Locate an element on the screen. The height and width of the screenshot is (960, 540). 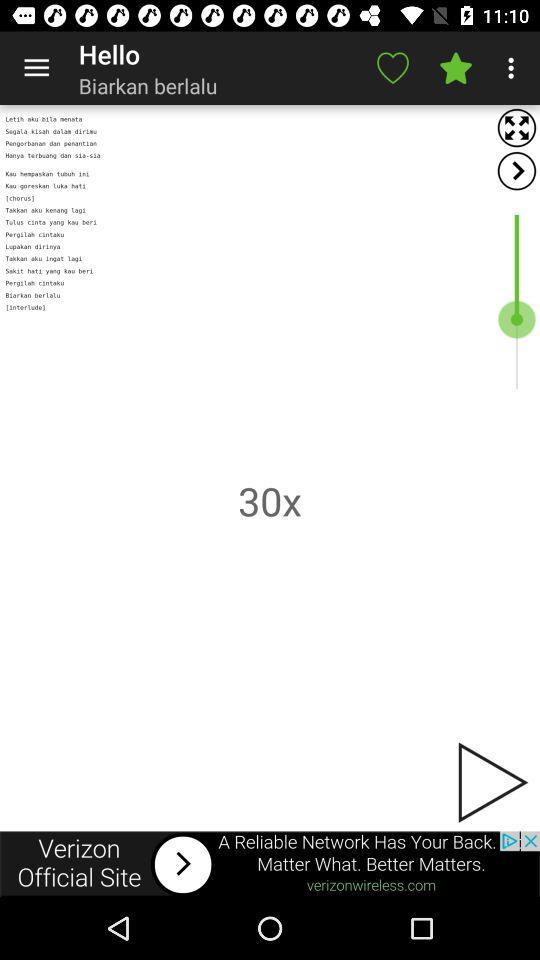
click for advertisement information is located at coordinates (270, 863).